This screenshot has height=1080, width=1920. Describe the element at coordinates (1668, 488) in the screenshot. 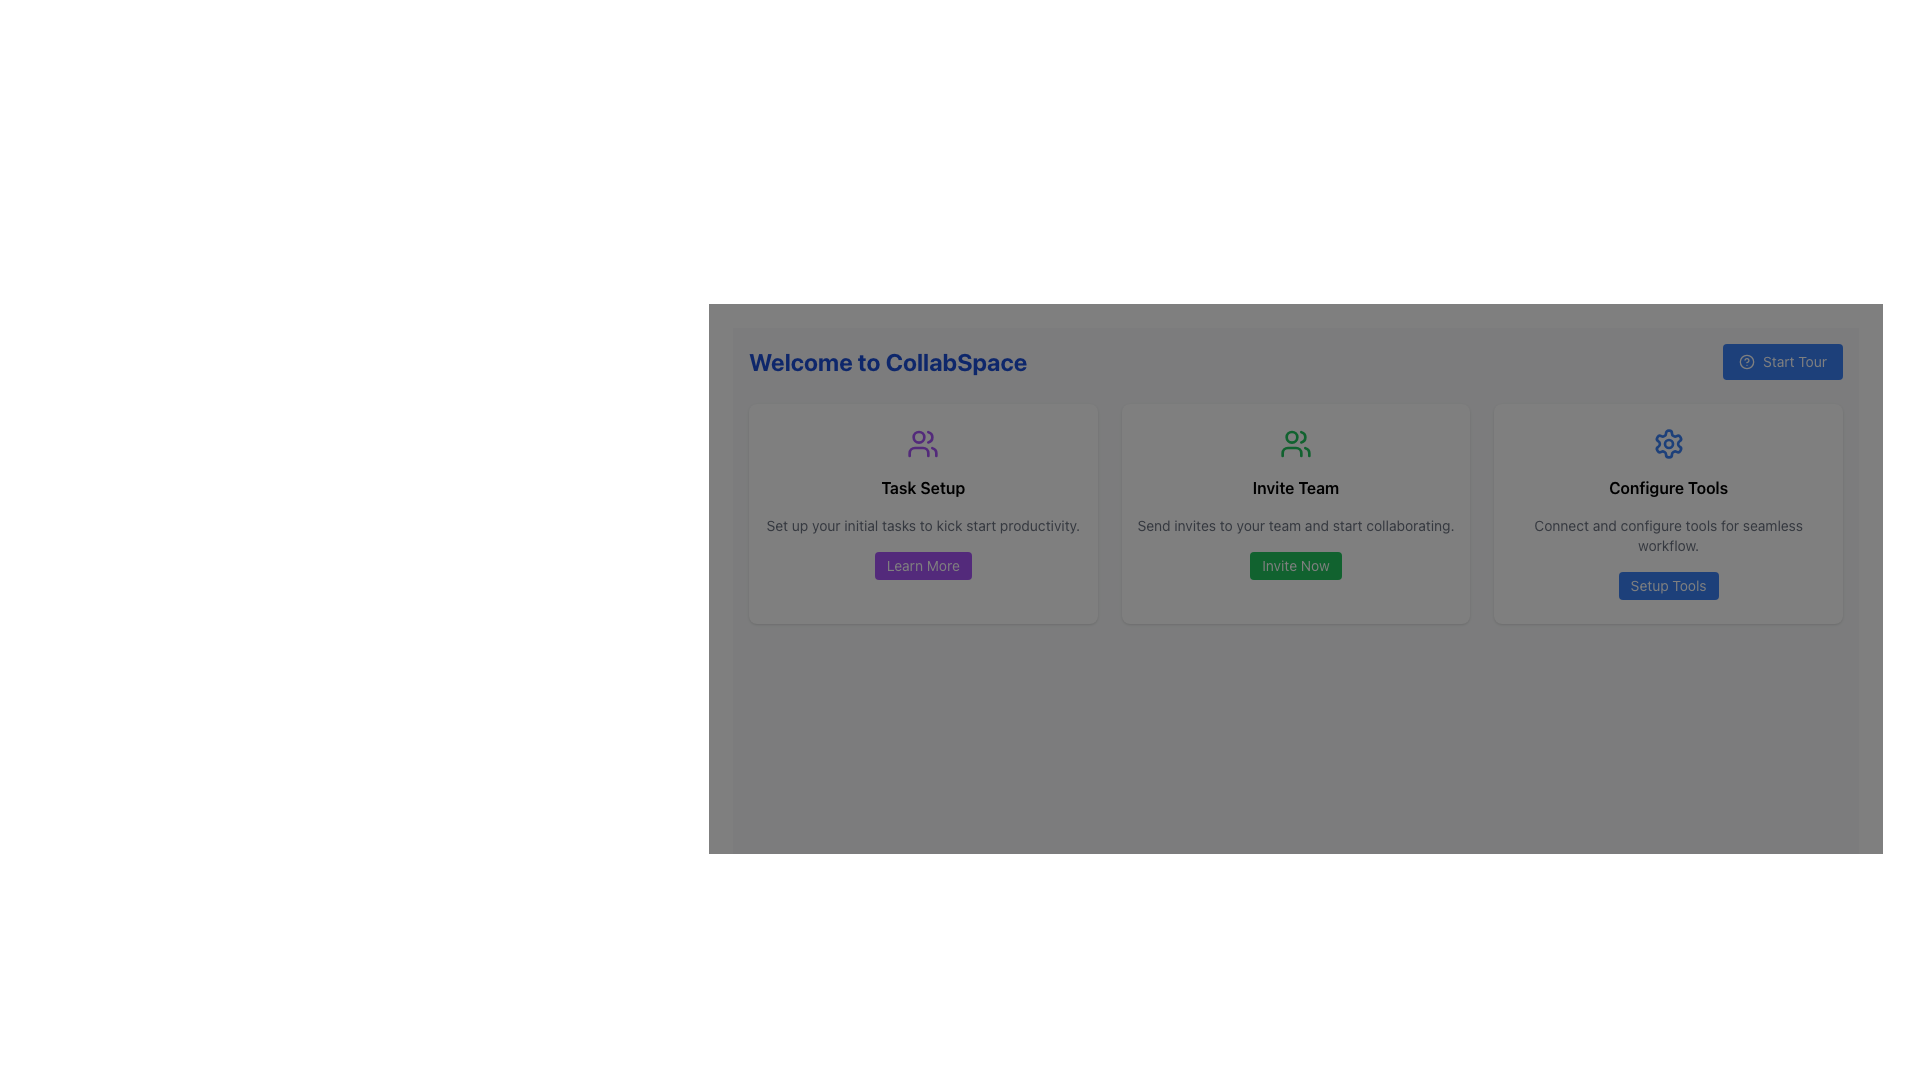

I see `the bold black text label reading 'Configure Tools', which is centered below a gear icon and above a blue button labeled 'Setup Tools'` at that location.